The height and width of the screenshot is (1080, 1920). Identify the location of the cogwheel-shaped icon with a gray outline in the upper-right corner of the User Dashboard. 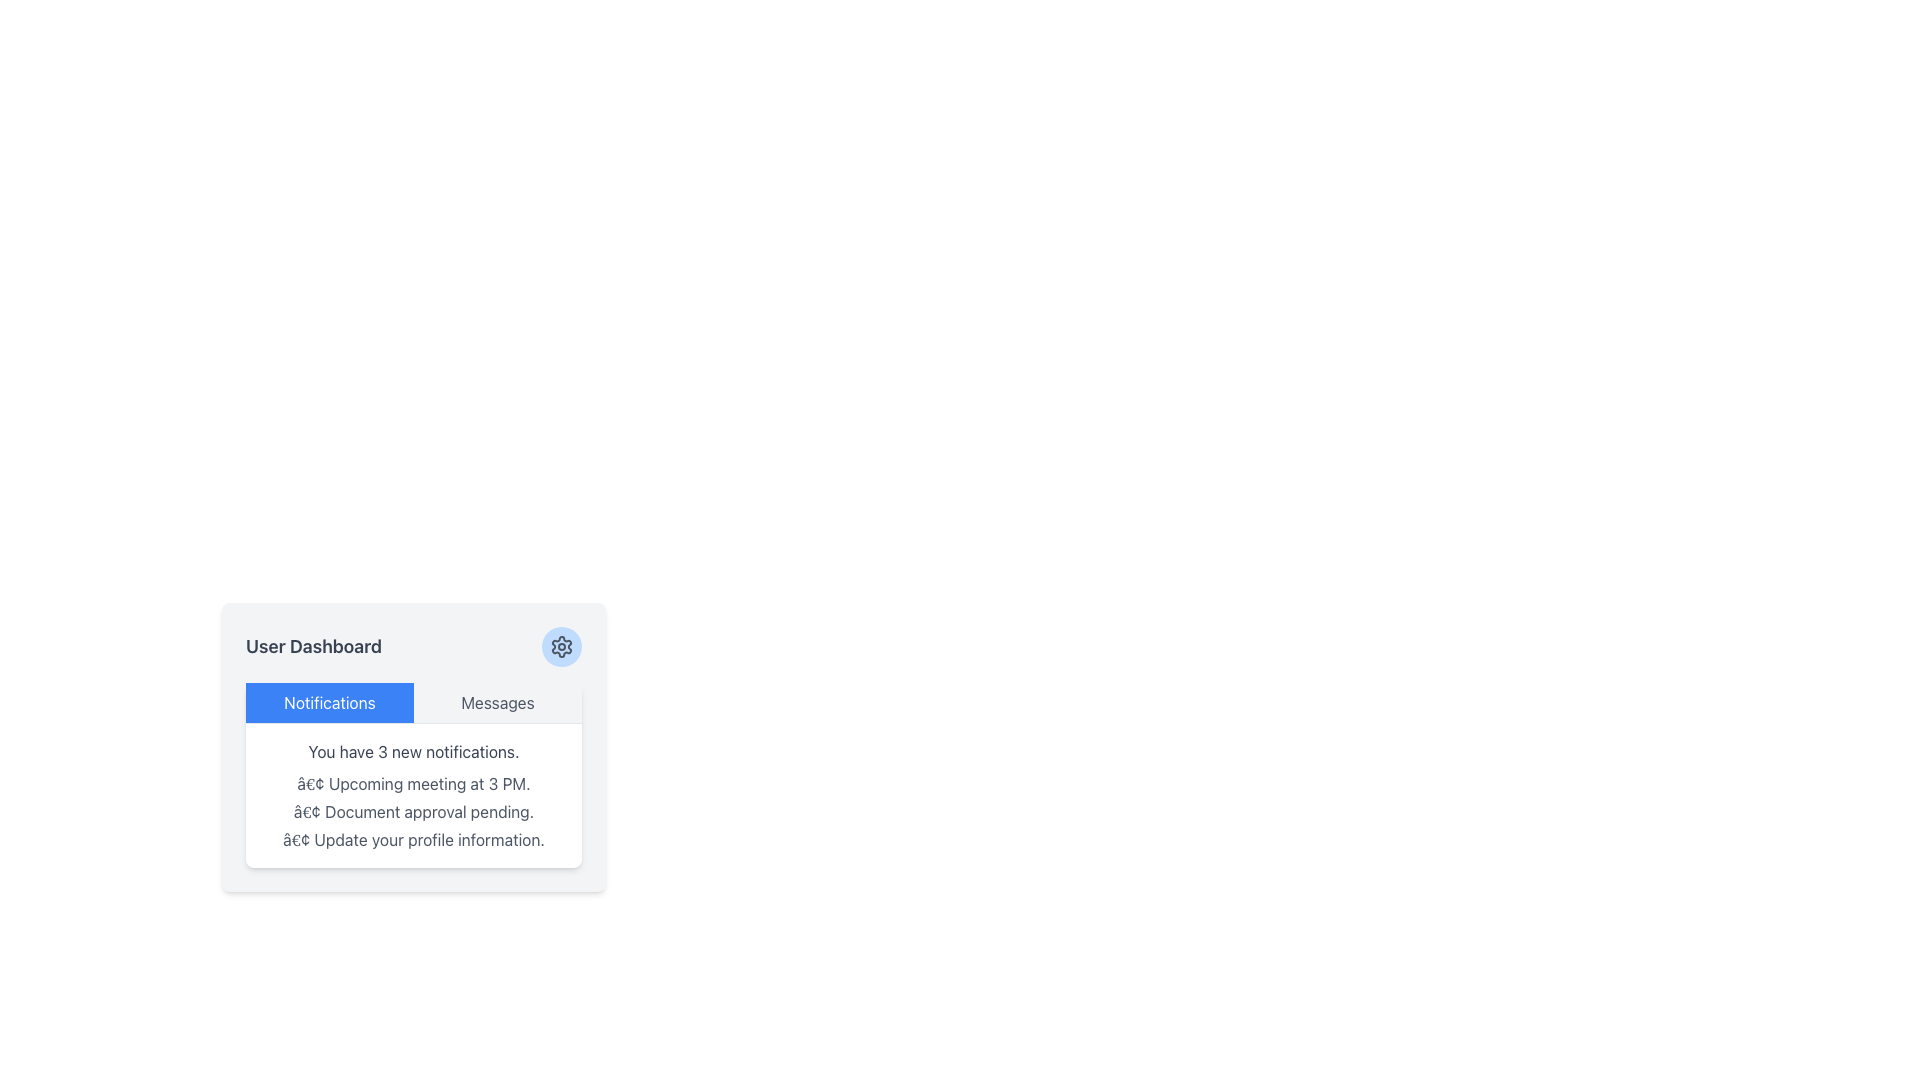
(560, 647).